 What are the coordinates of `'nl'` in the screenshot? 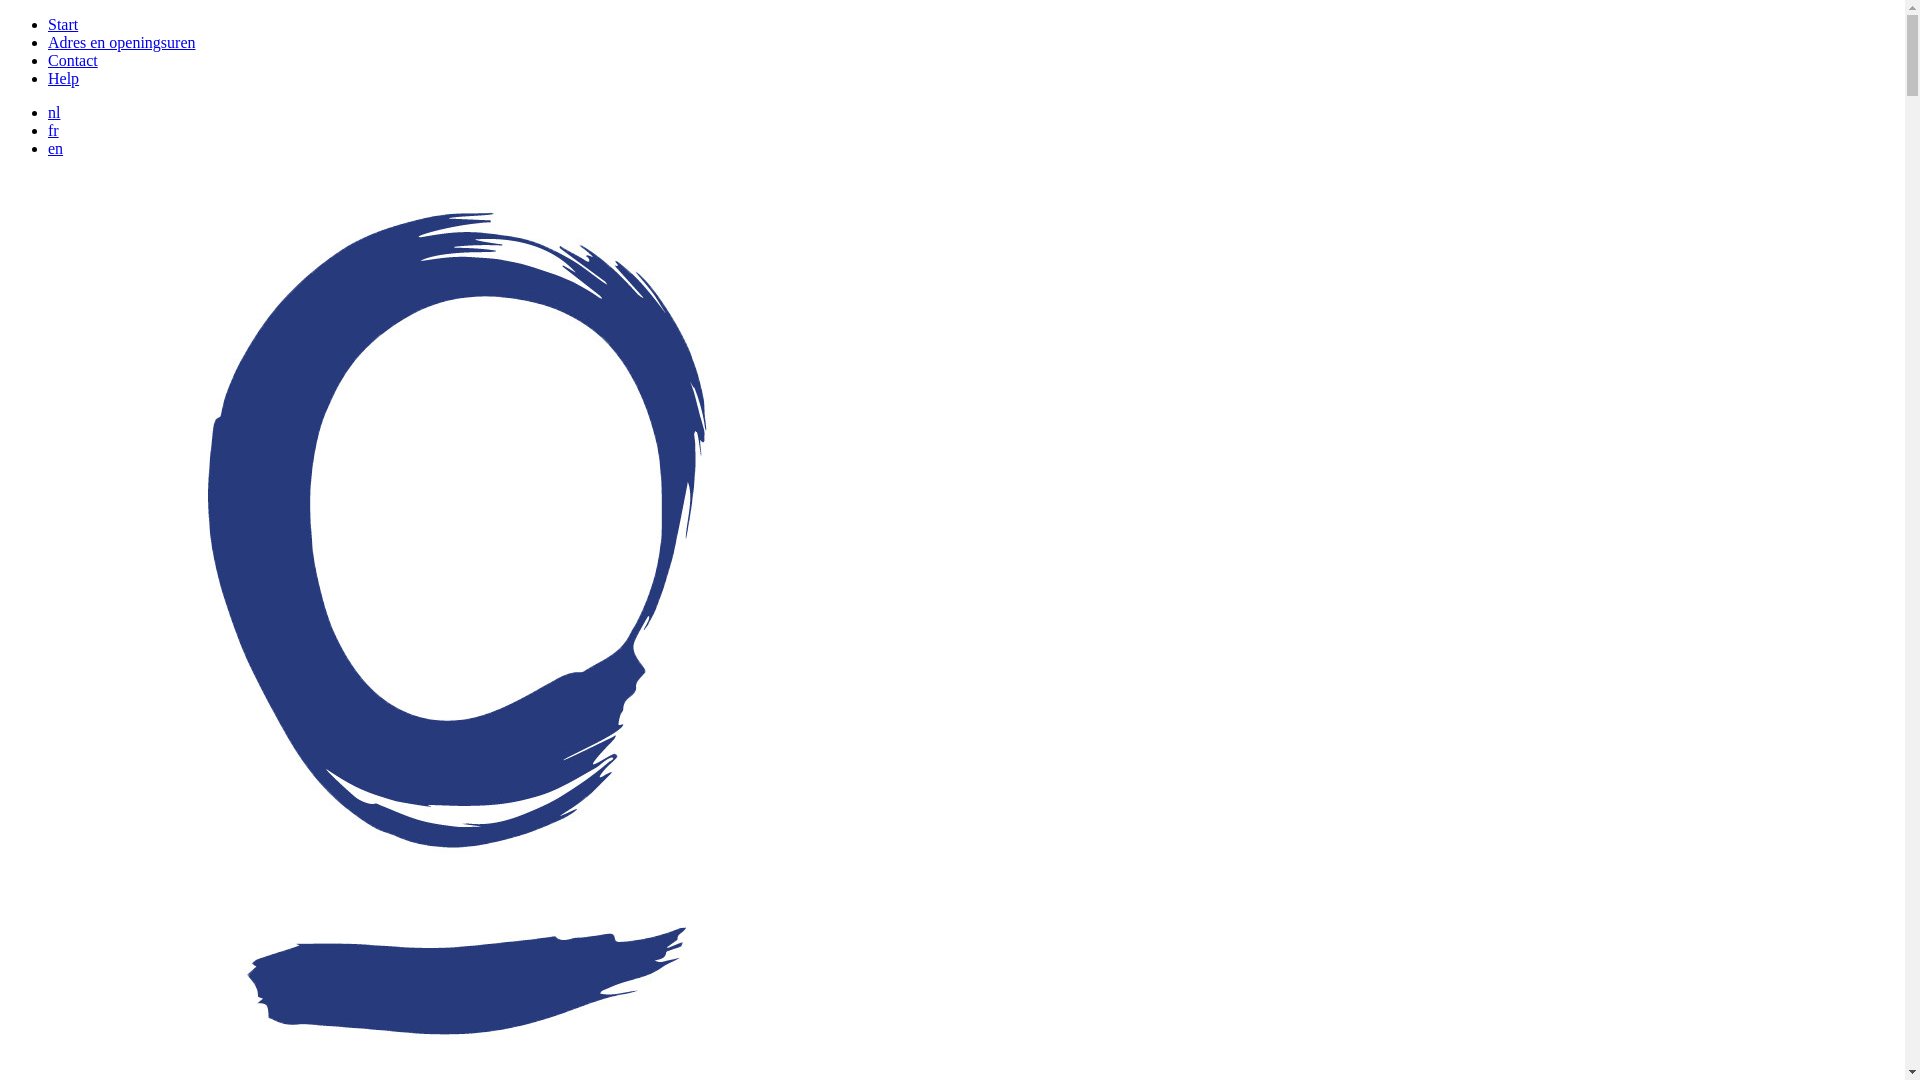 It's located at (53, 112).